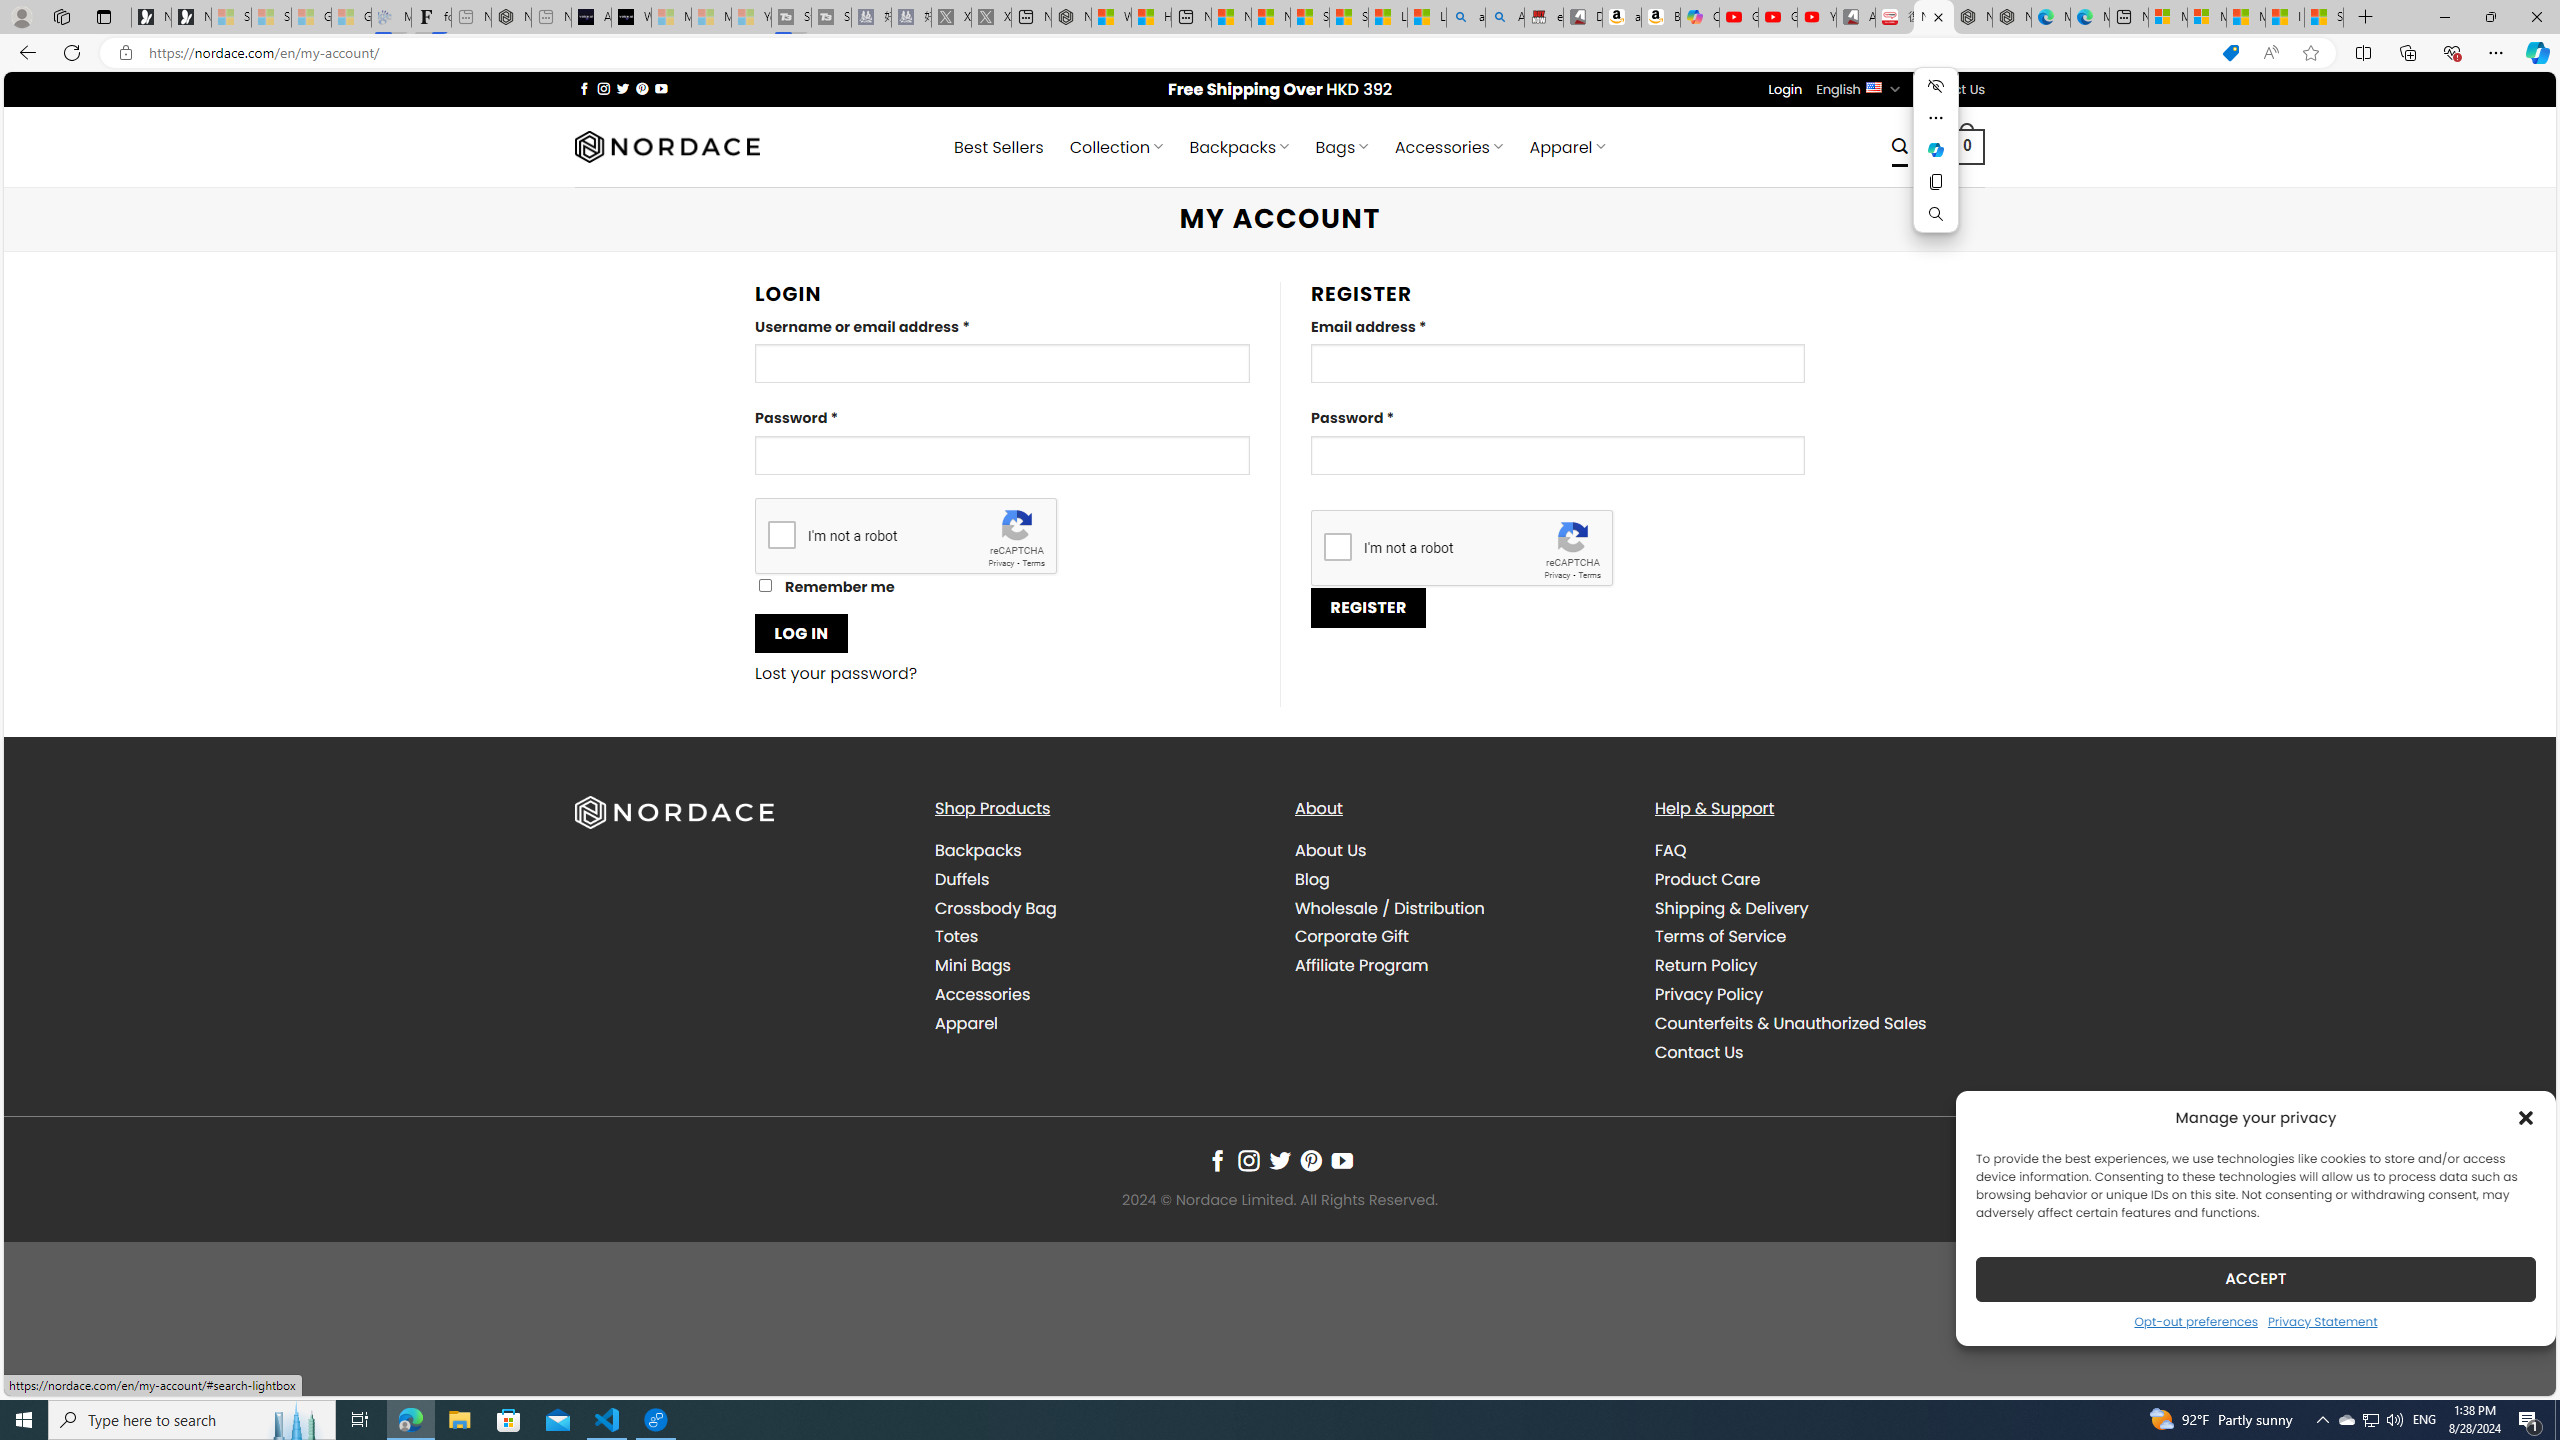 The image size is (2560, 1440). Describe the element at coordinates (971, 965) in the screenshot. I see `'Mini Bags'` at that location.